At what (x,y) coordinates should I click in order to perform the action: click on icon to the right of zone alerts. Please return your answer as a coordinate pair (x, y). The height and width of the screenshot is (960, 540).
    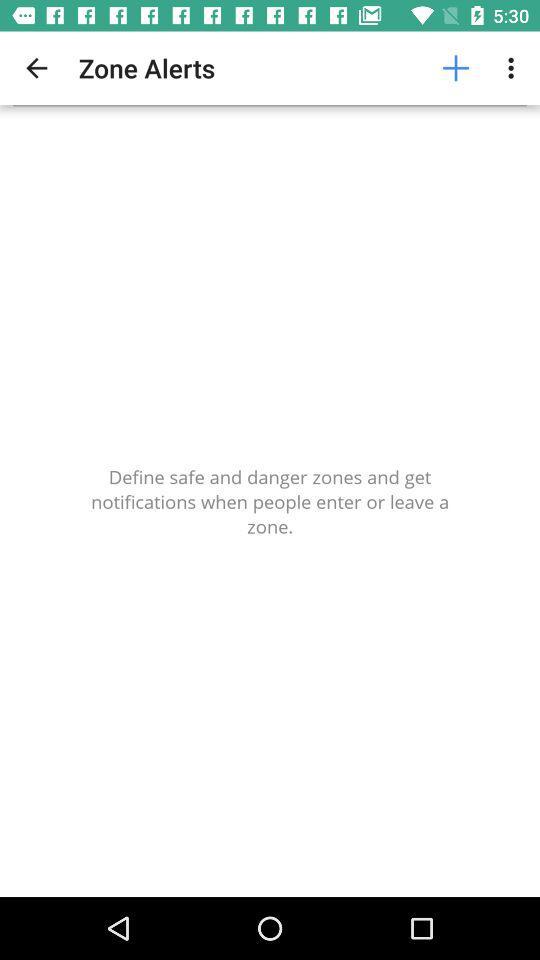
    Looking at the image, I should click on (455, 68).